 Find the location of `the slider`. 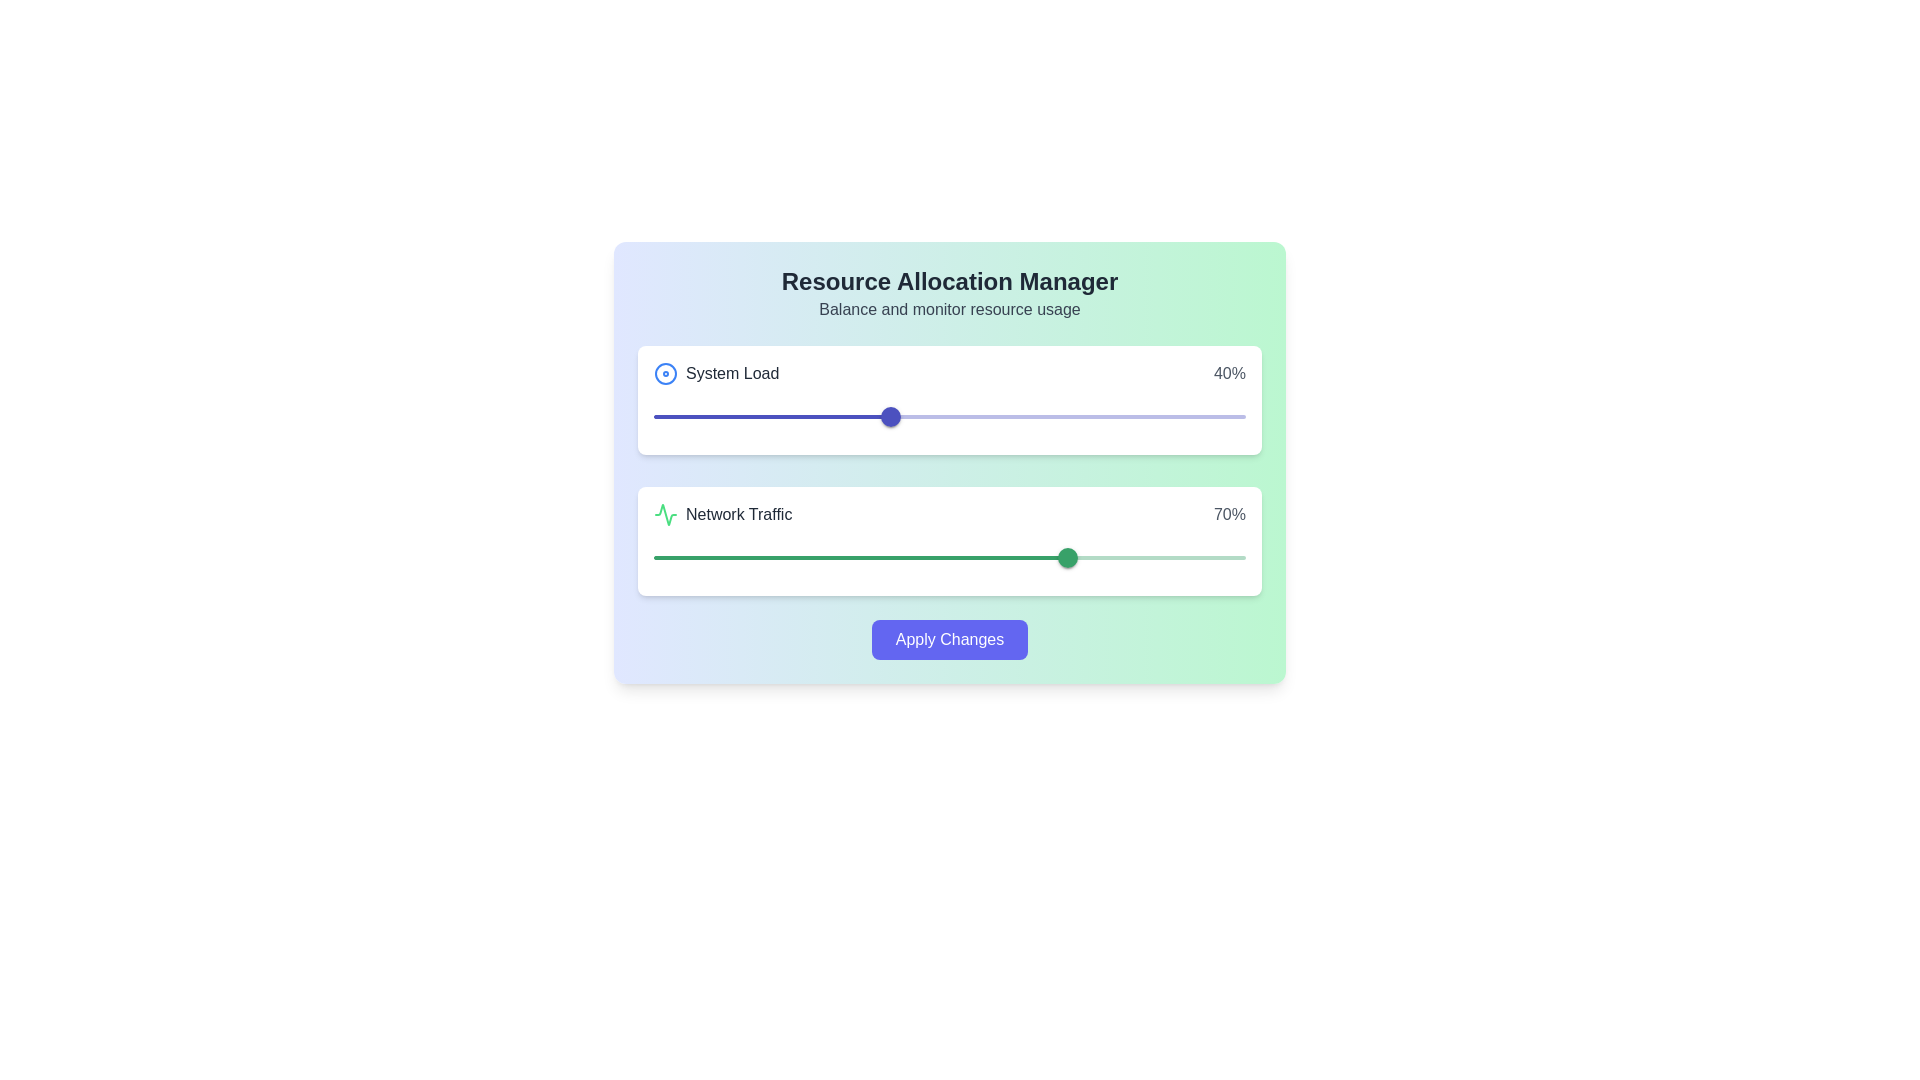

the slider is located at coordinates (879, 415).